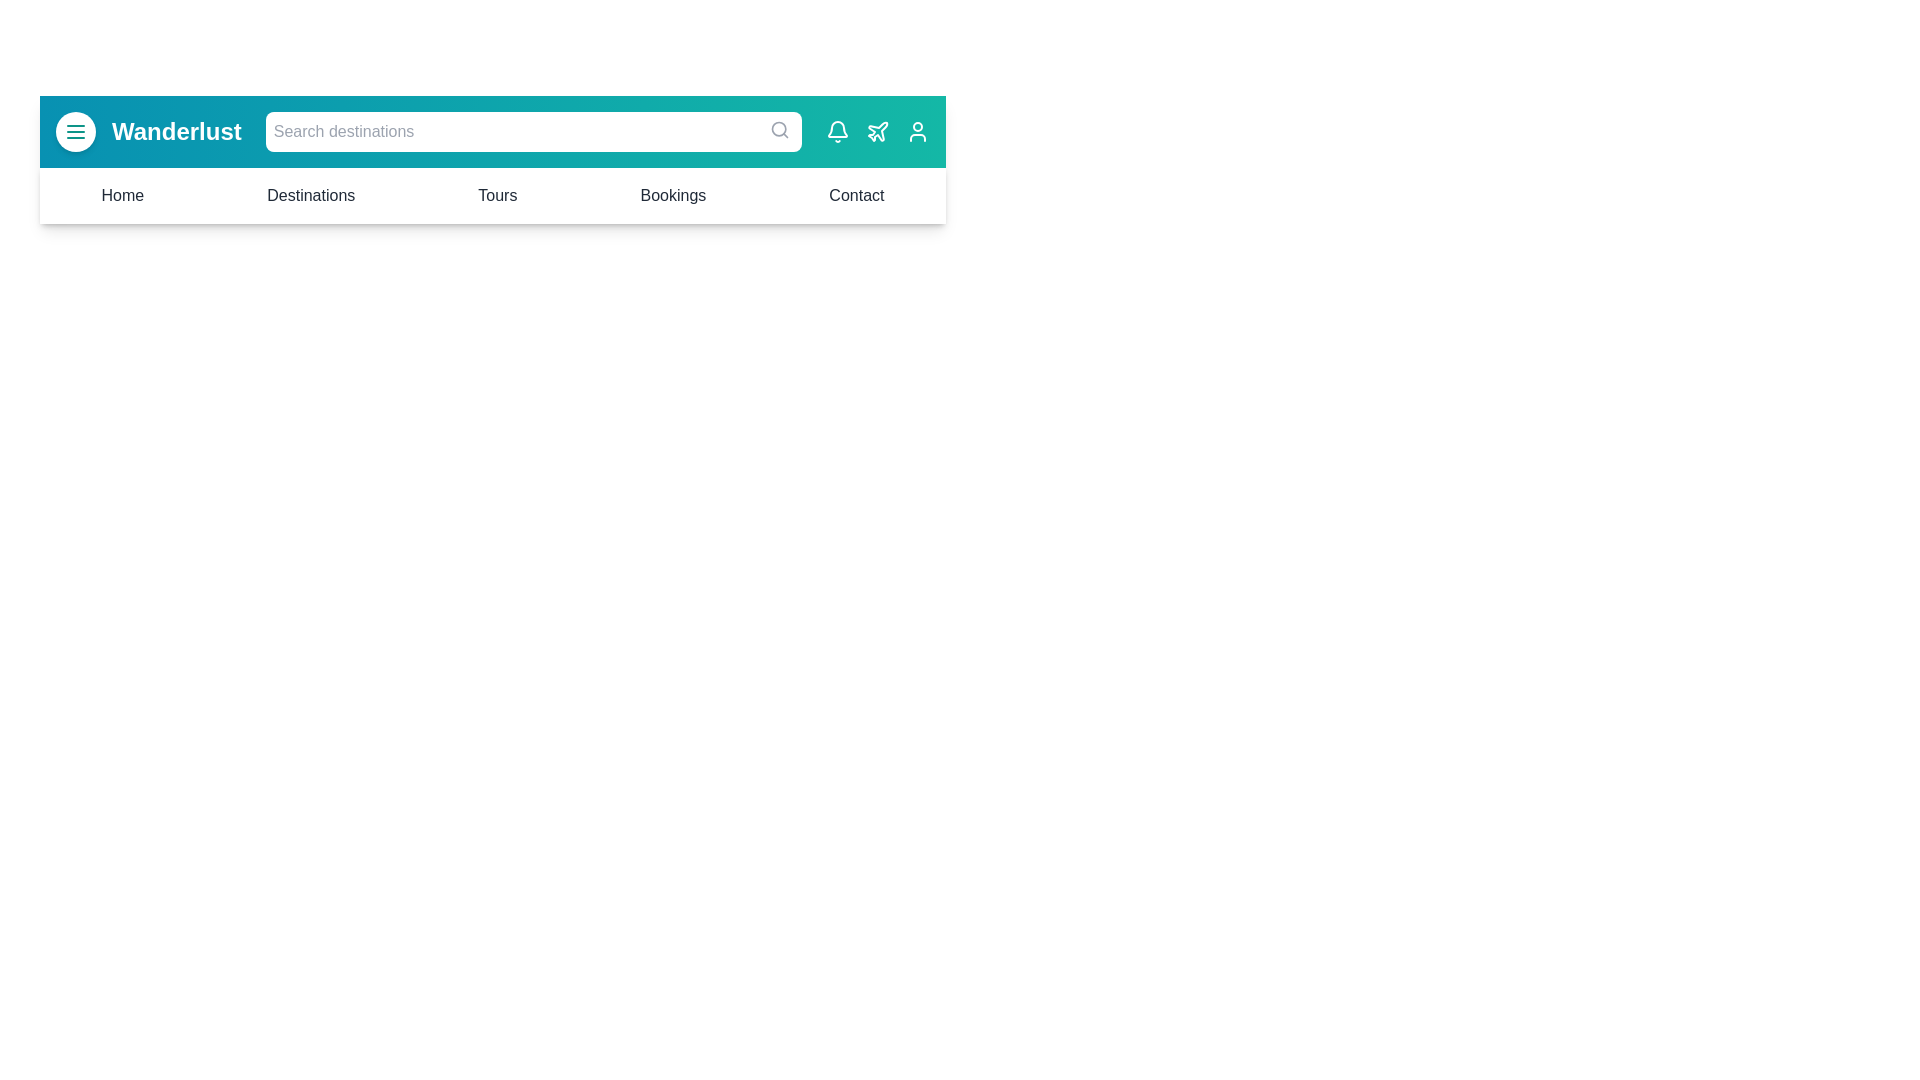 Image resolution: width=1920 pixels, height=1080 pixels. Describe the element at coordinates (856, 196) in the screenshot. I see `the menu item Contact to navigate to the corresponding section` at that location.